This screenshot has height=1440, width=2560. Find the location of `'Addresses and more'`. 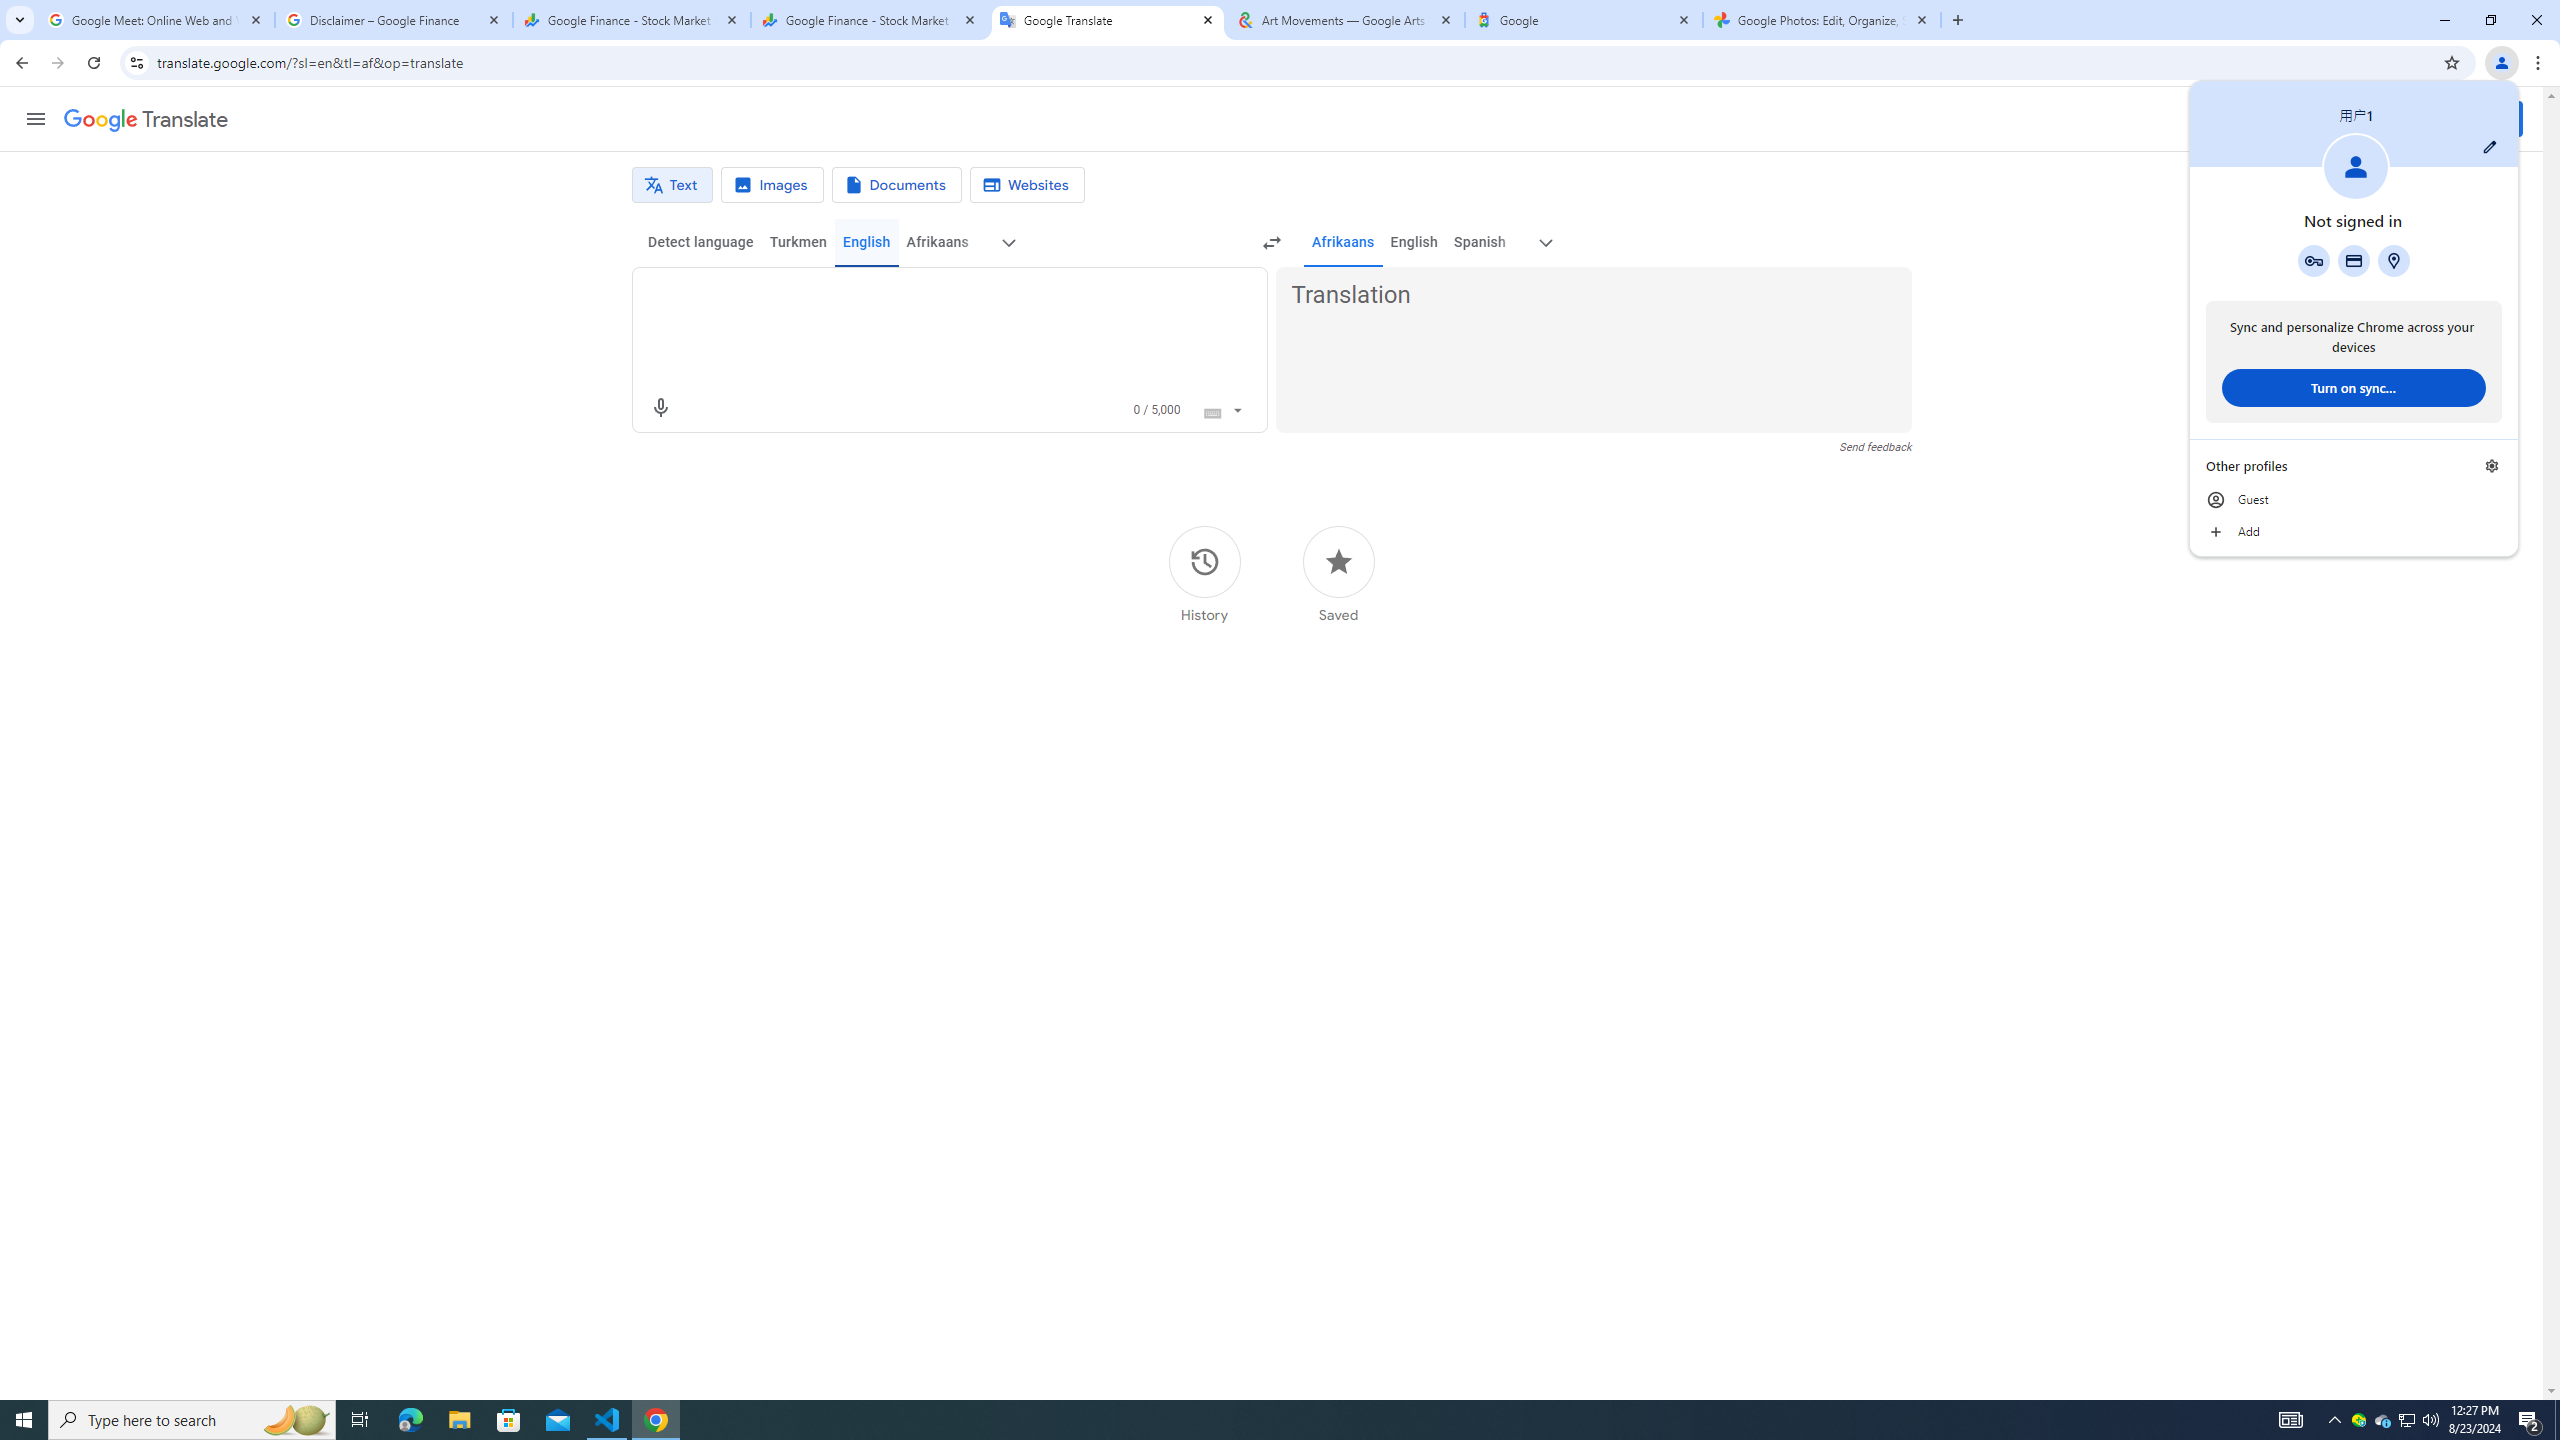

'Addresses and more' is located at coordinates (2392, 260).